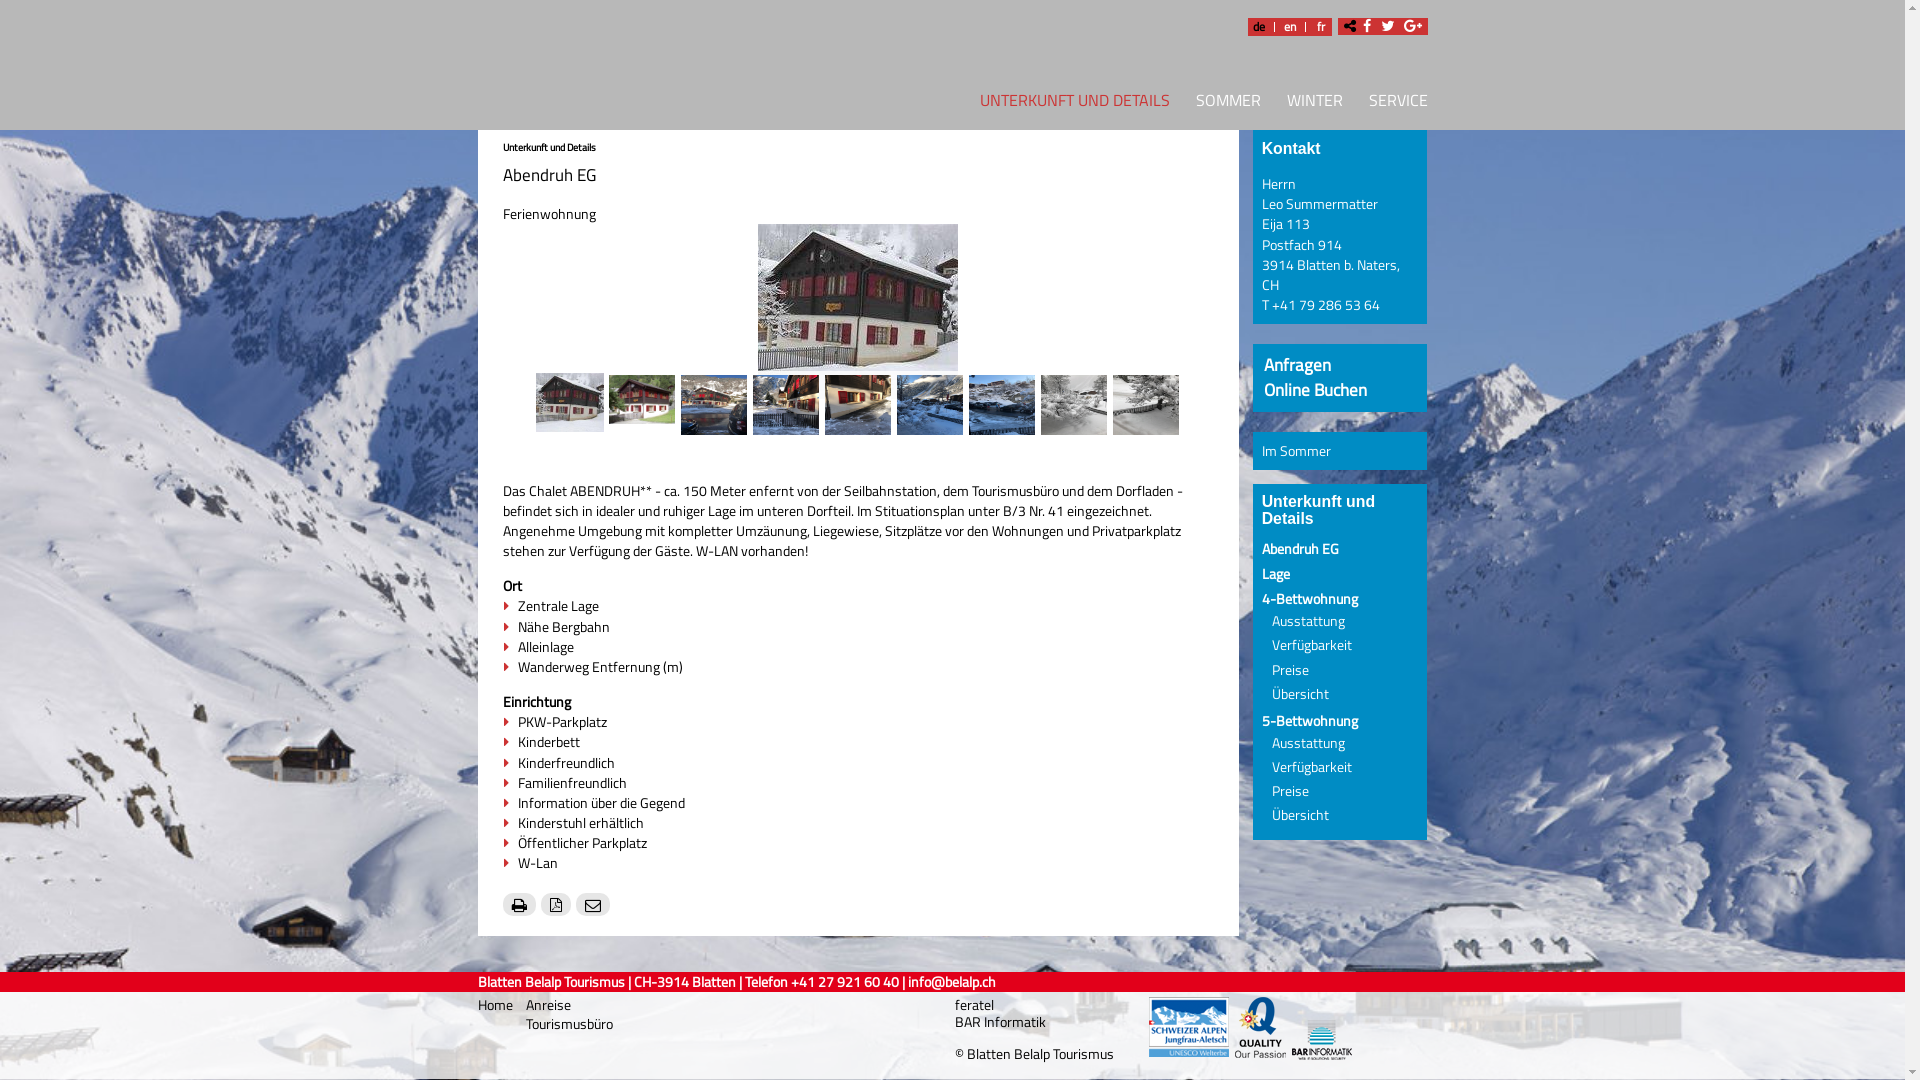  What do you see at coordinates (1320, 26) in the screenshot?
I see `'fr'` at bounding box center [1320, 26].